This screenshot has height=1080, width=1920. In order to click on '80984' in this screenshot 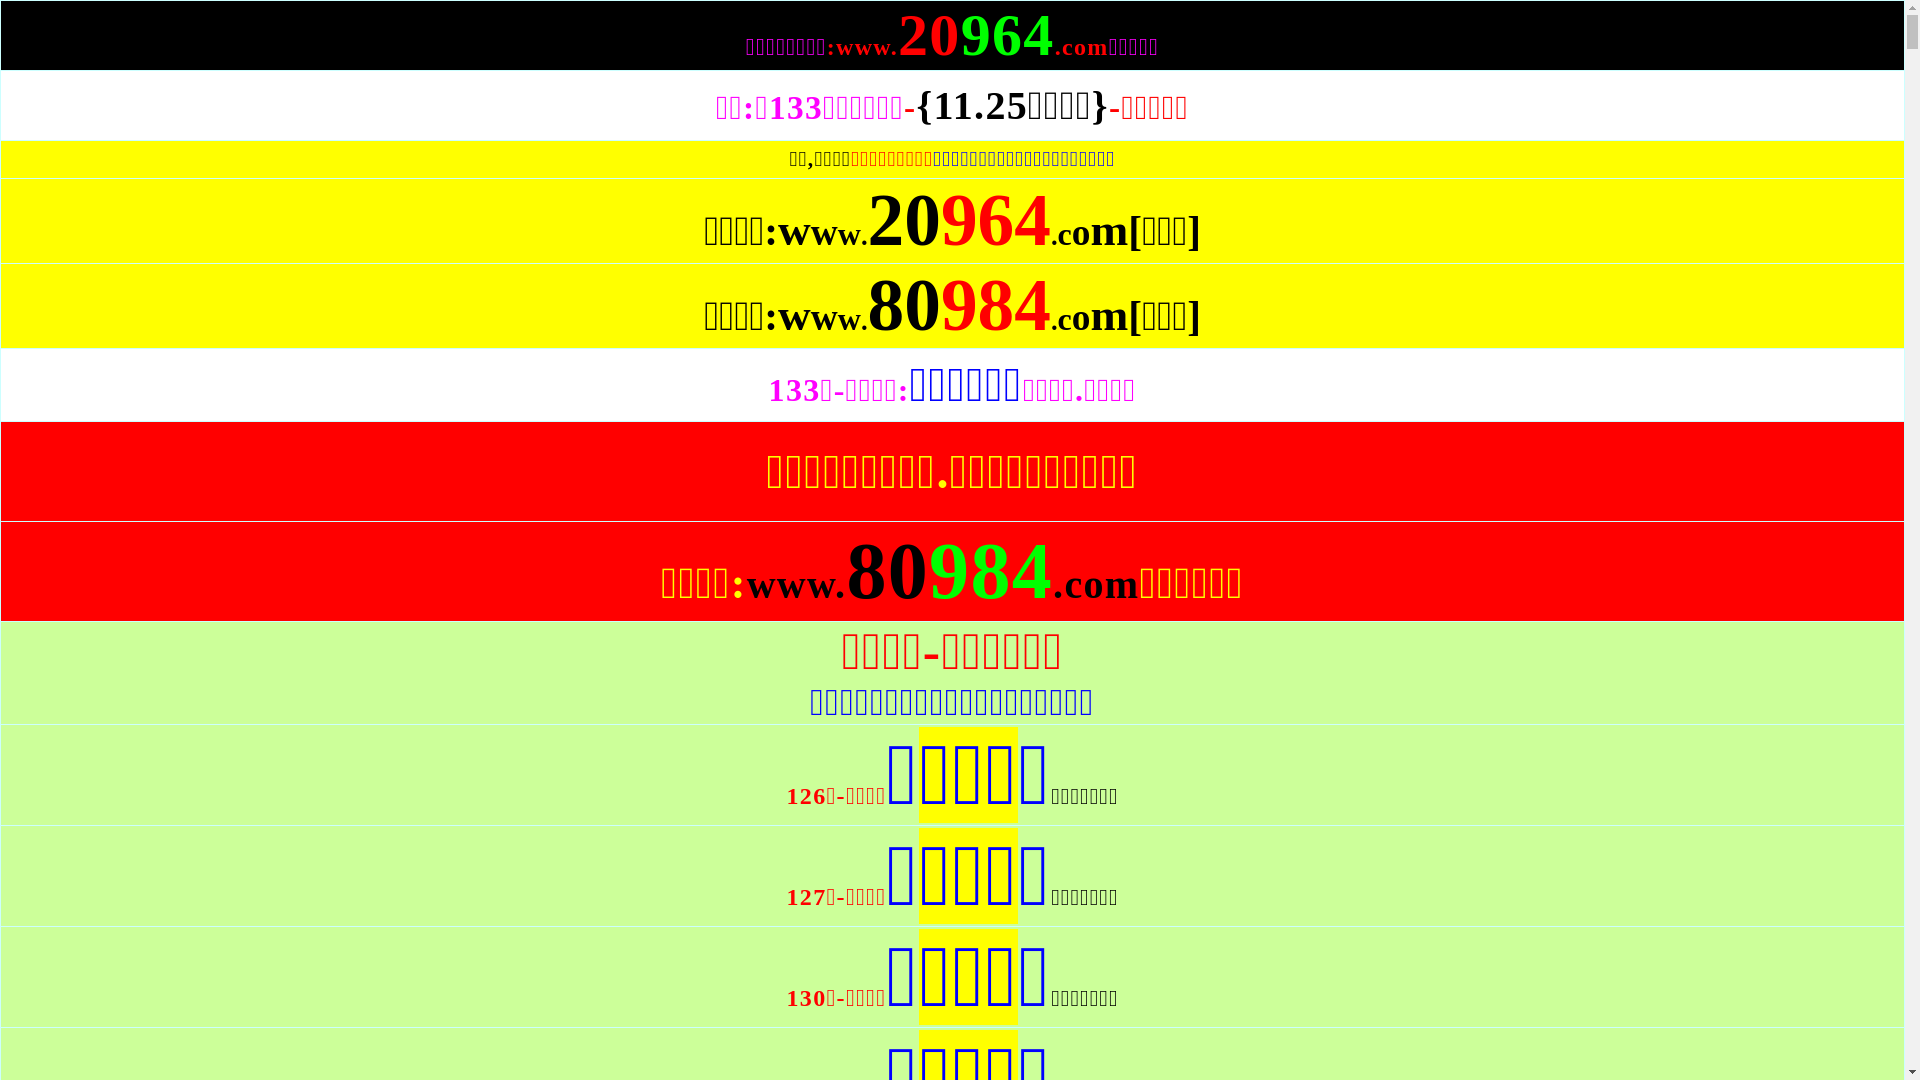, I will do `click(958, 325)`.